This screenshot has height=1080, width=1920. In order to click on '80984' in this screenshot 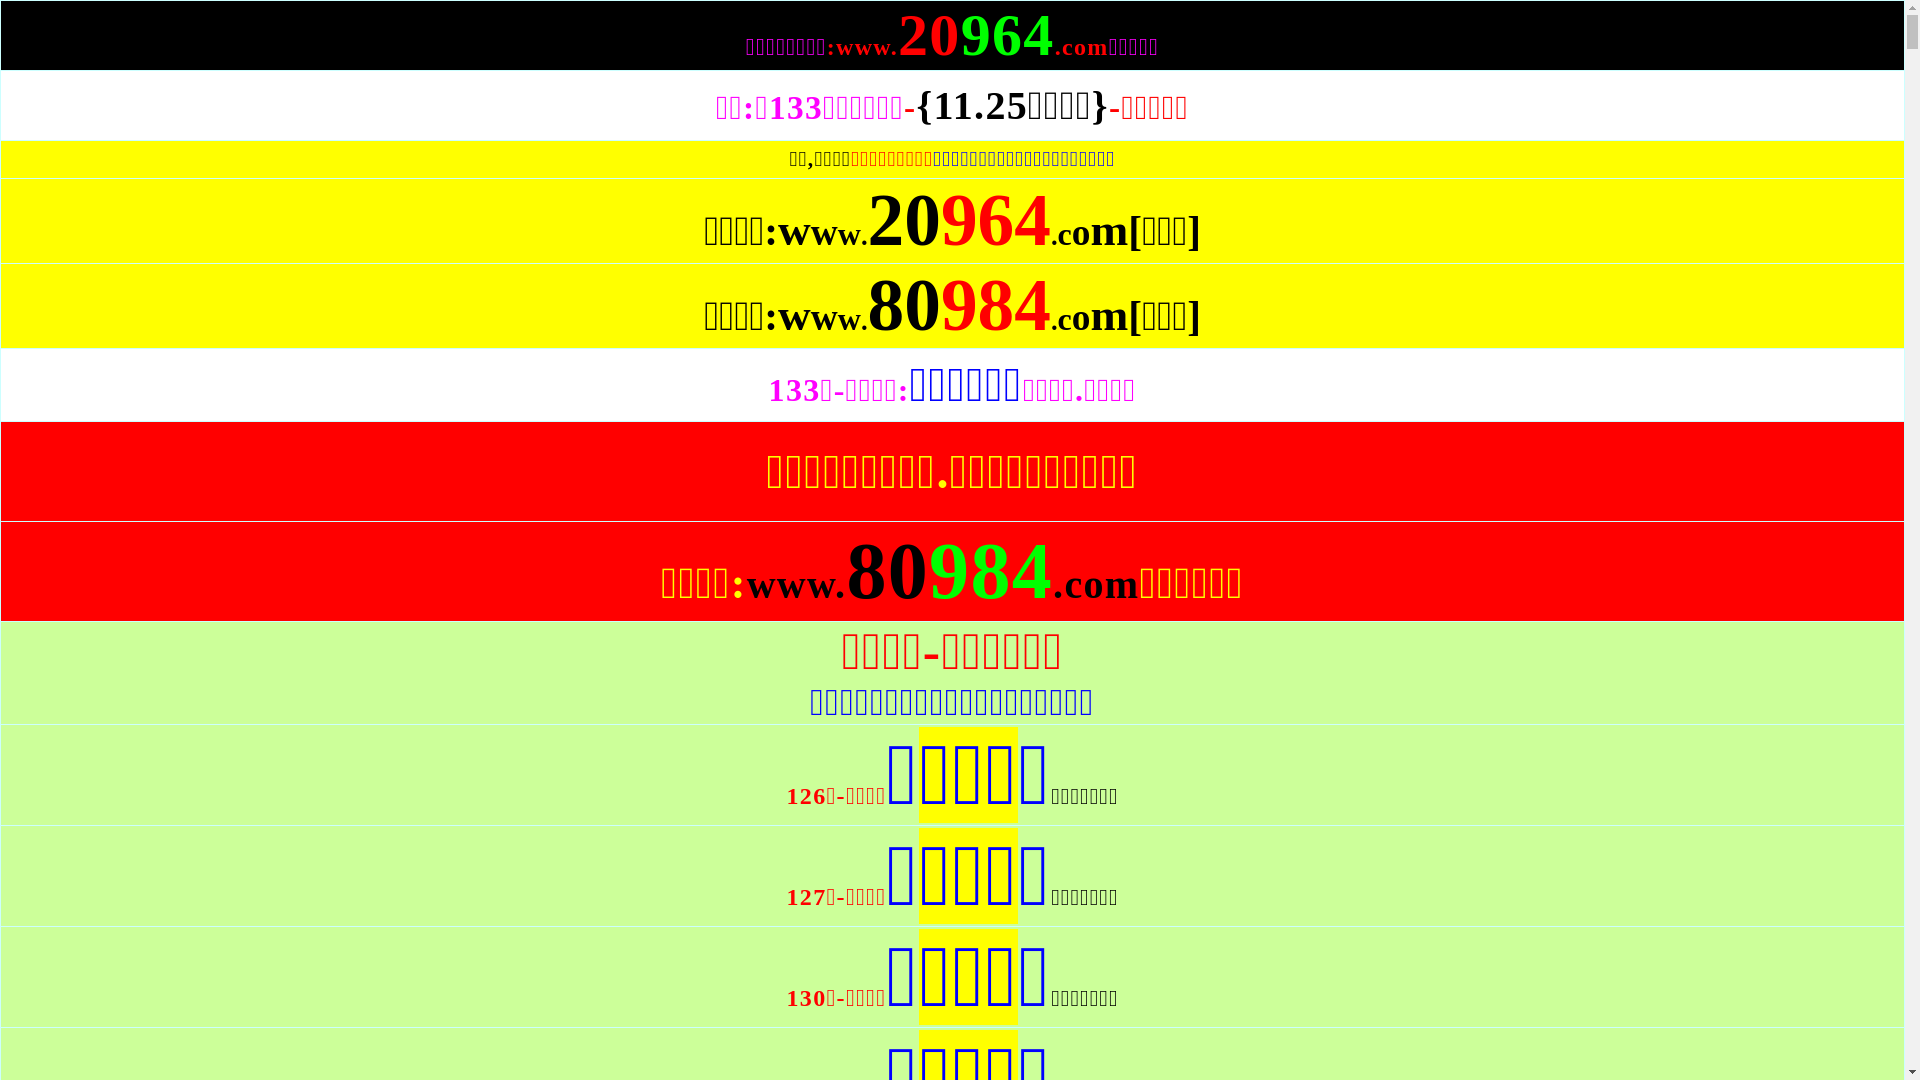, I will do `click(958, 325)`.